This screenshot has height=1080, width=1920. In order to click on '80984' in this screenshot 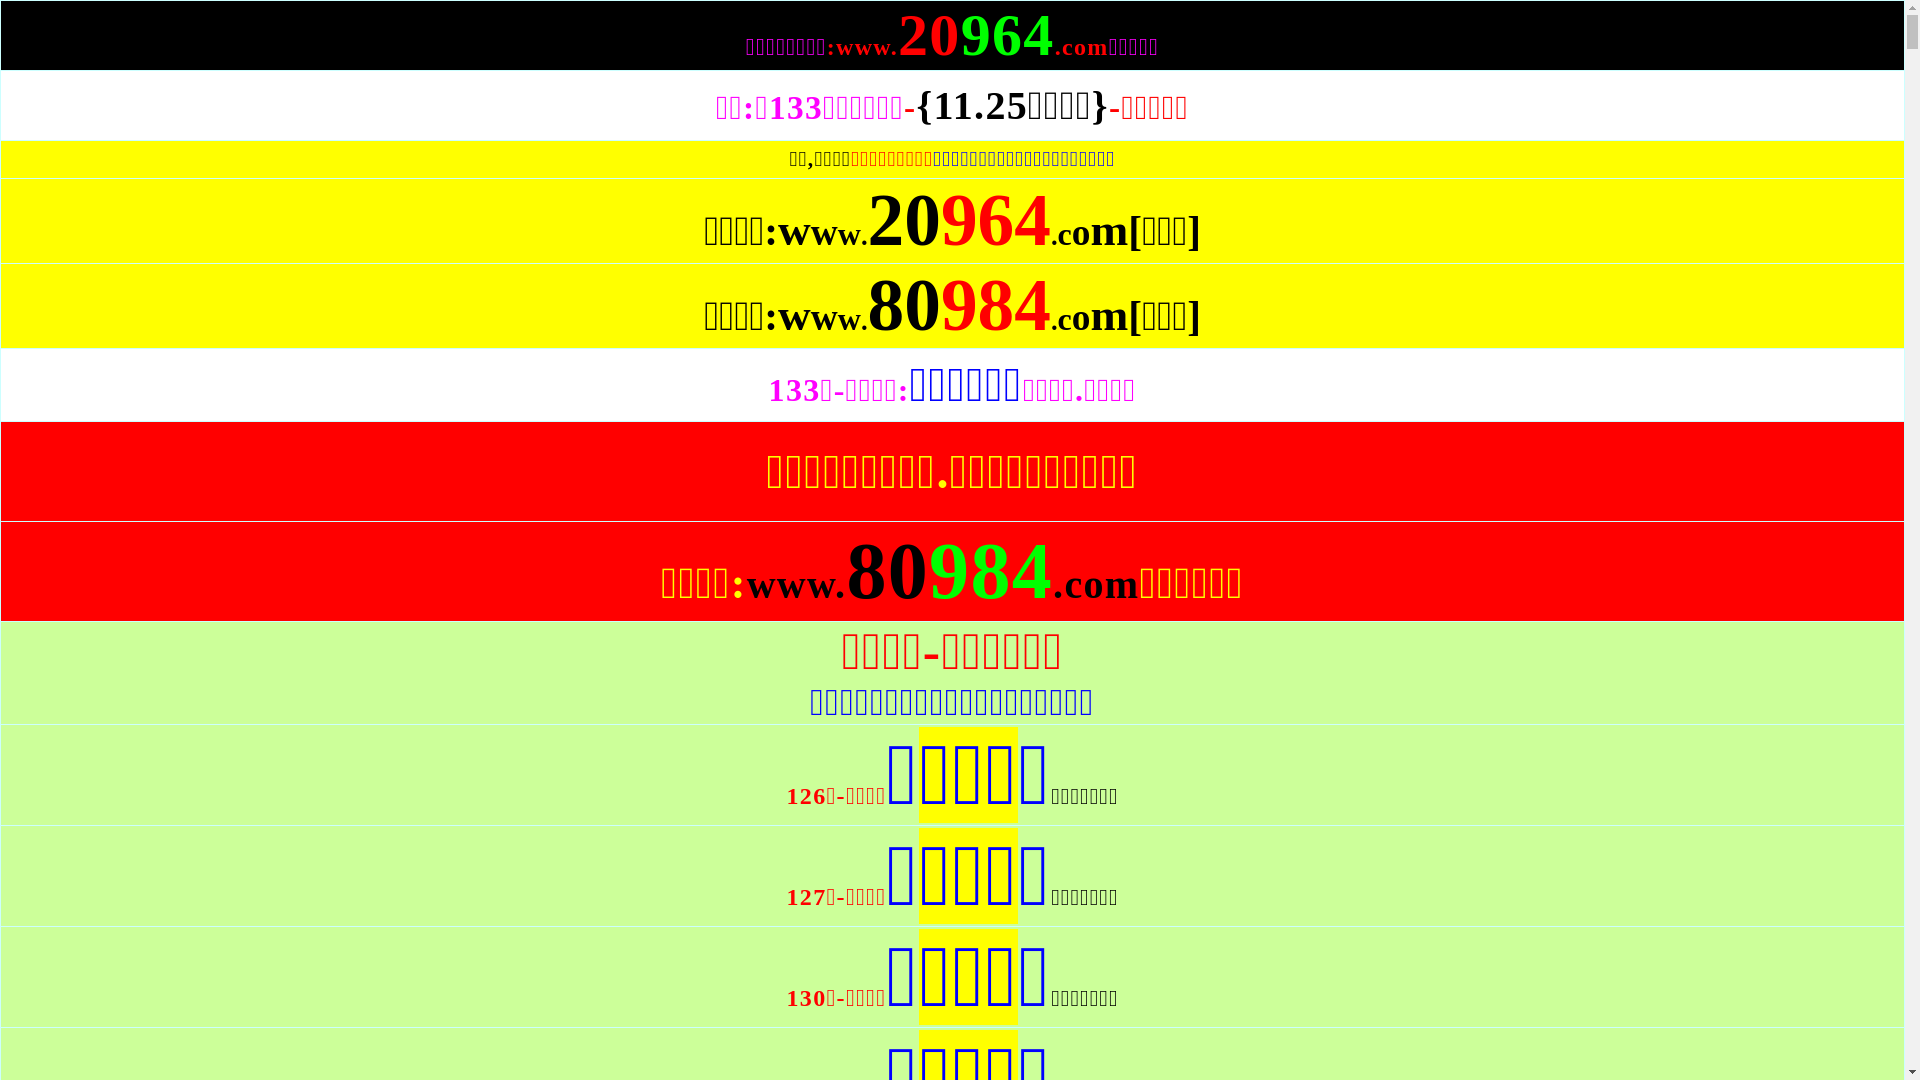, I will do `click(958, 325)`.